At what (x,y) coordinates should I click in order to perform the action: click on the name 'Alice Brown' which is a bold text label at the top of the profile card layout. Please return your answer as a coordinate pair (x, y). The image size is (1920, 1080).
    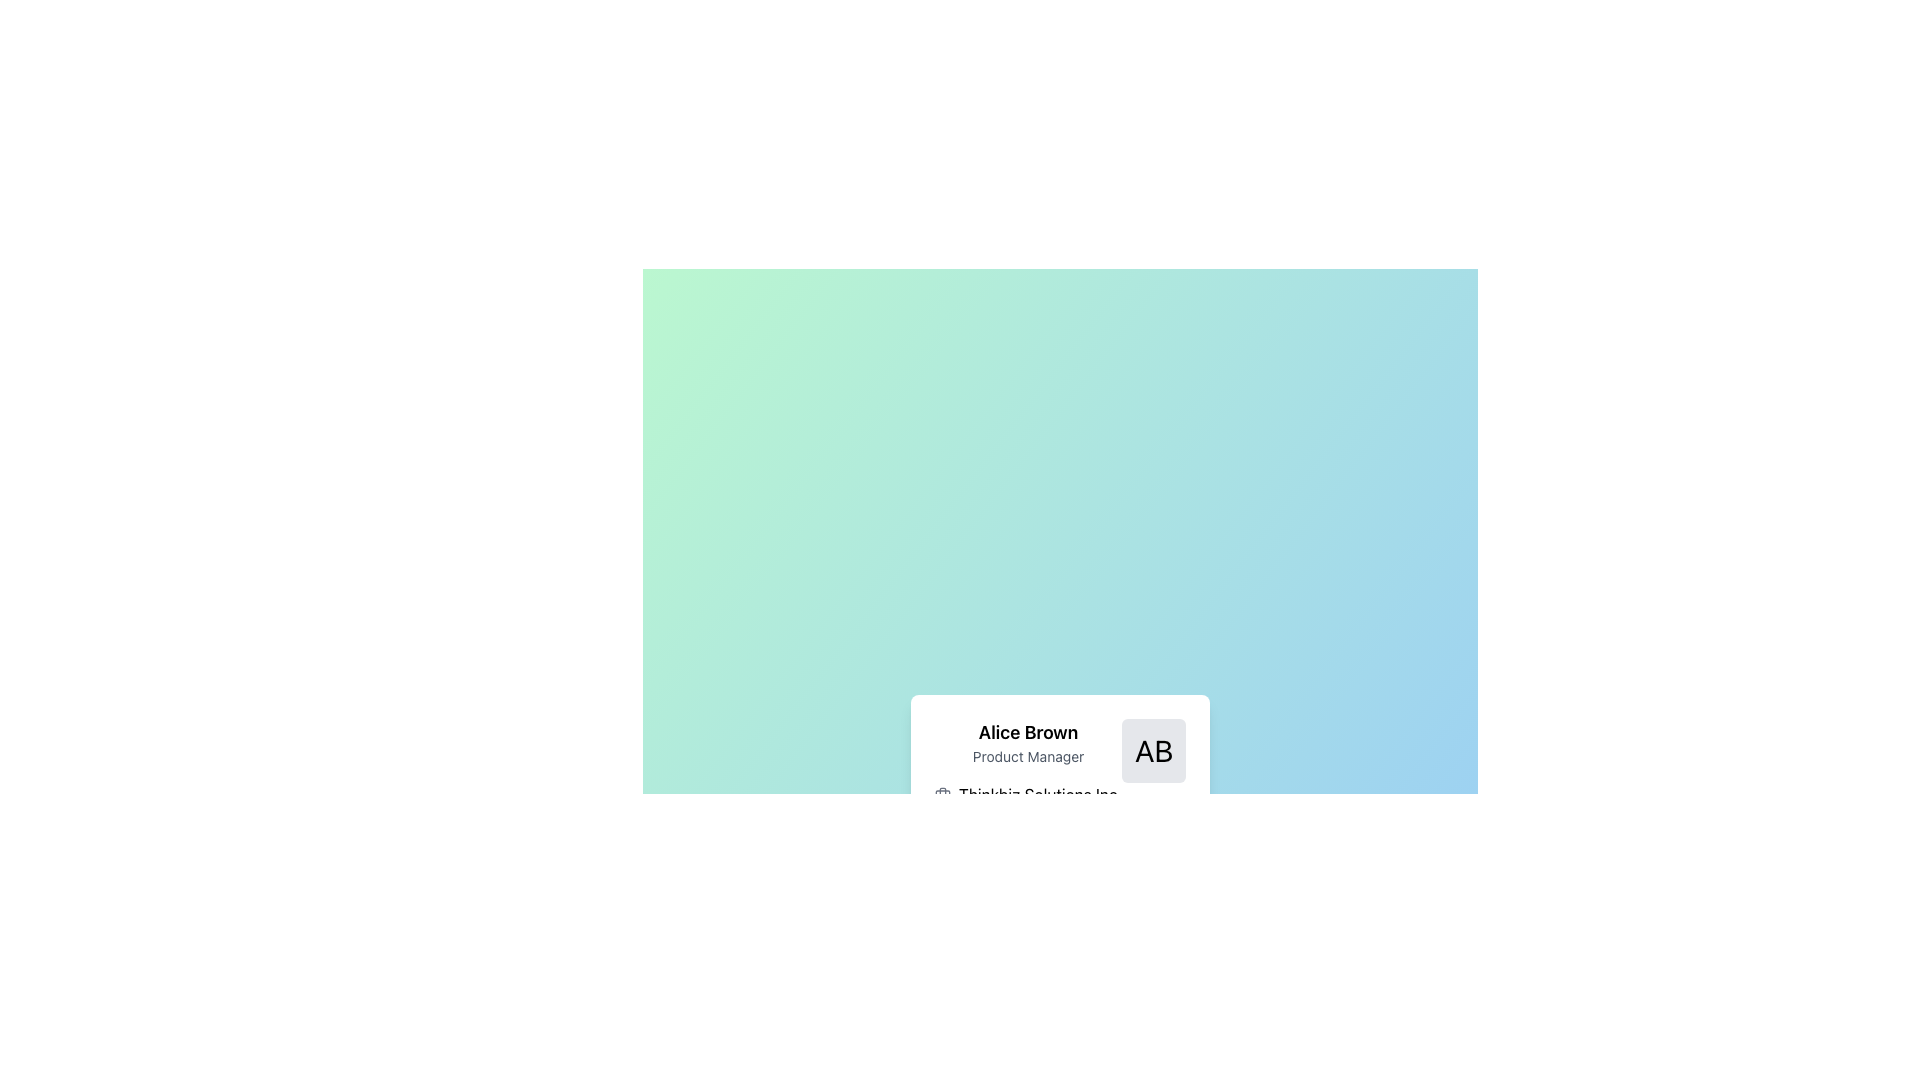
    Looking at the image, I should click on (1028, 732).